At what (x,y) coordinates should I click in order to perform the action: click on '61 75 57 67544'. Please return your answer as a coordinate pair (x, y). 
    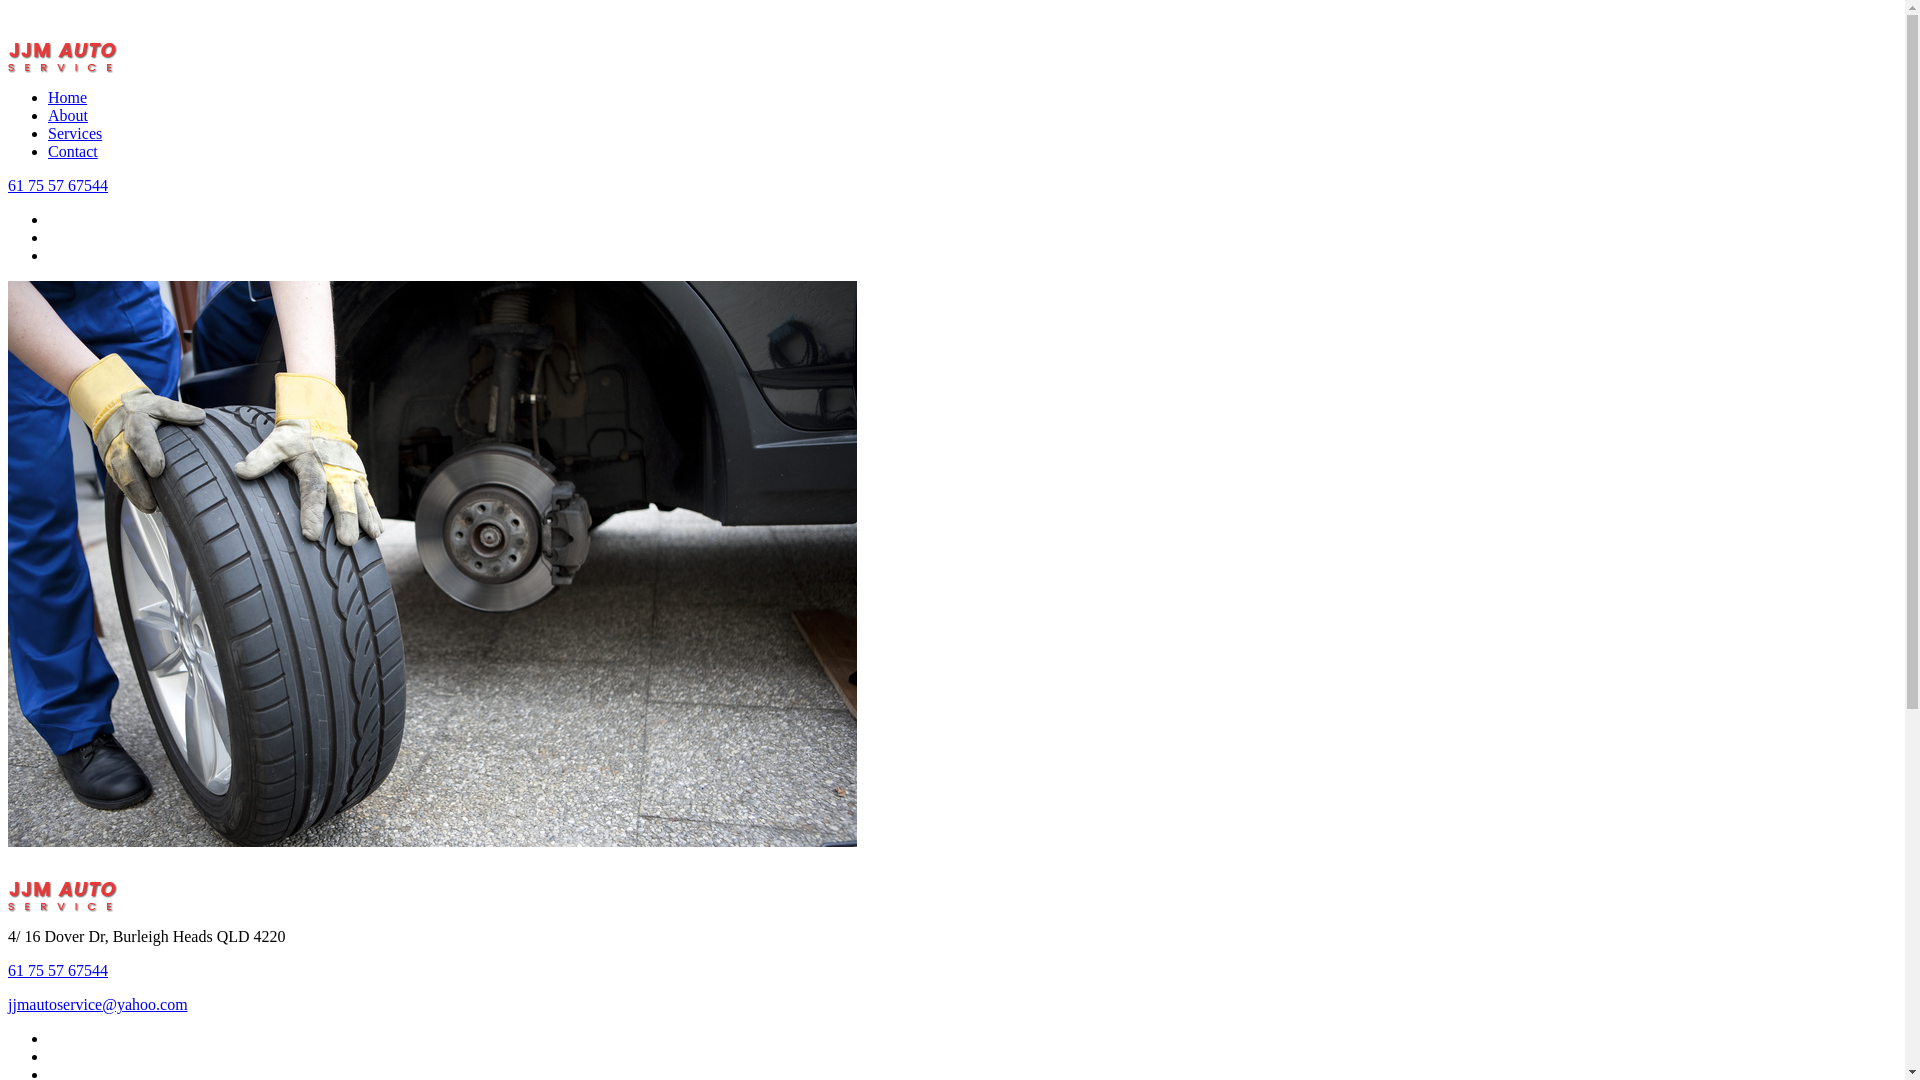
    Looking at the image, I should click on (57, 969).